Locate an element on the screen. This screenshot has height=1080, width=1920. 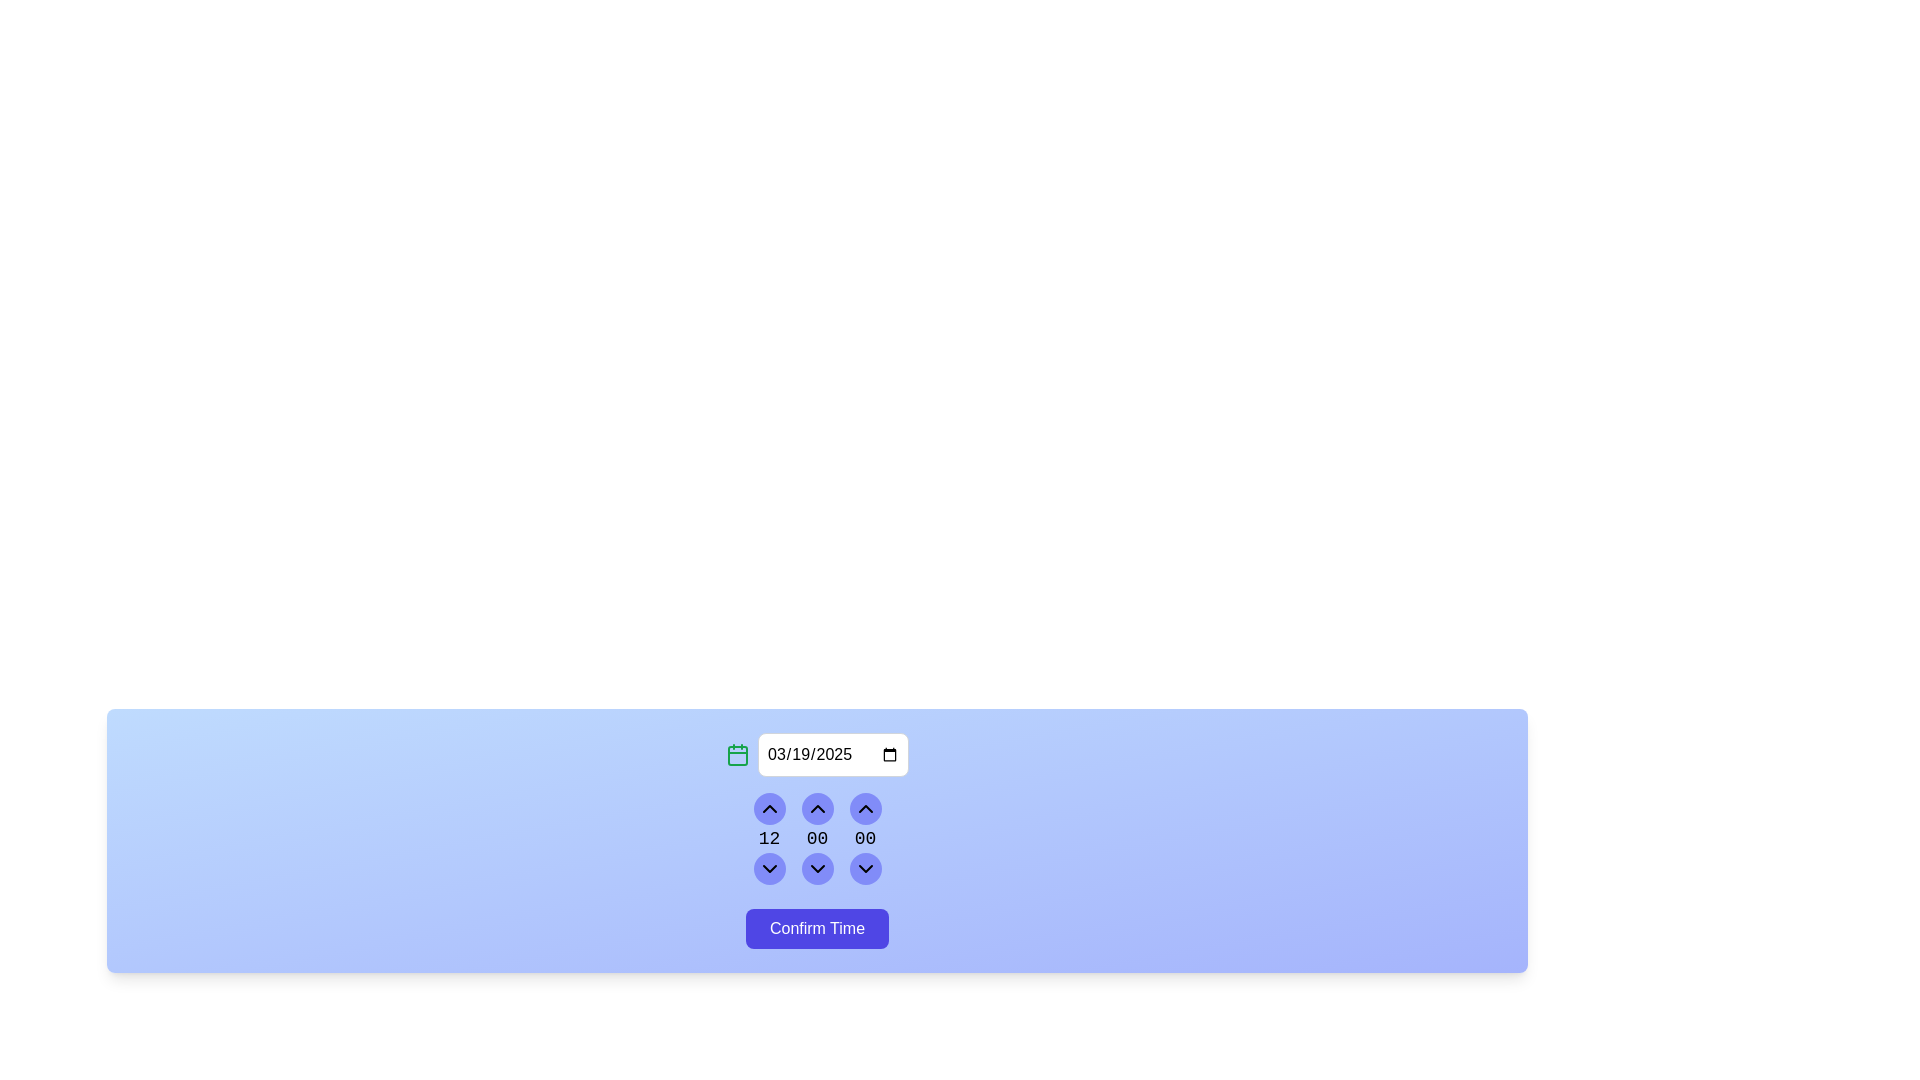
the downward button in the numeric display component of the time selector to decrease the value is located at coordinates (817, 839).